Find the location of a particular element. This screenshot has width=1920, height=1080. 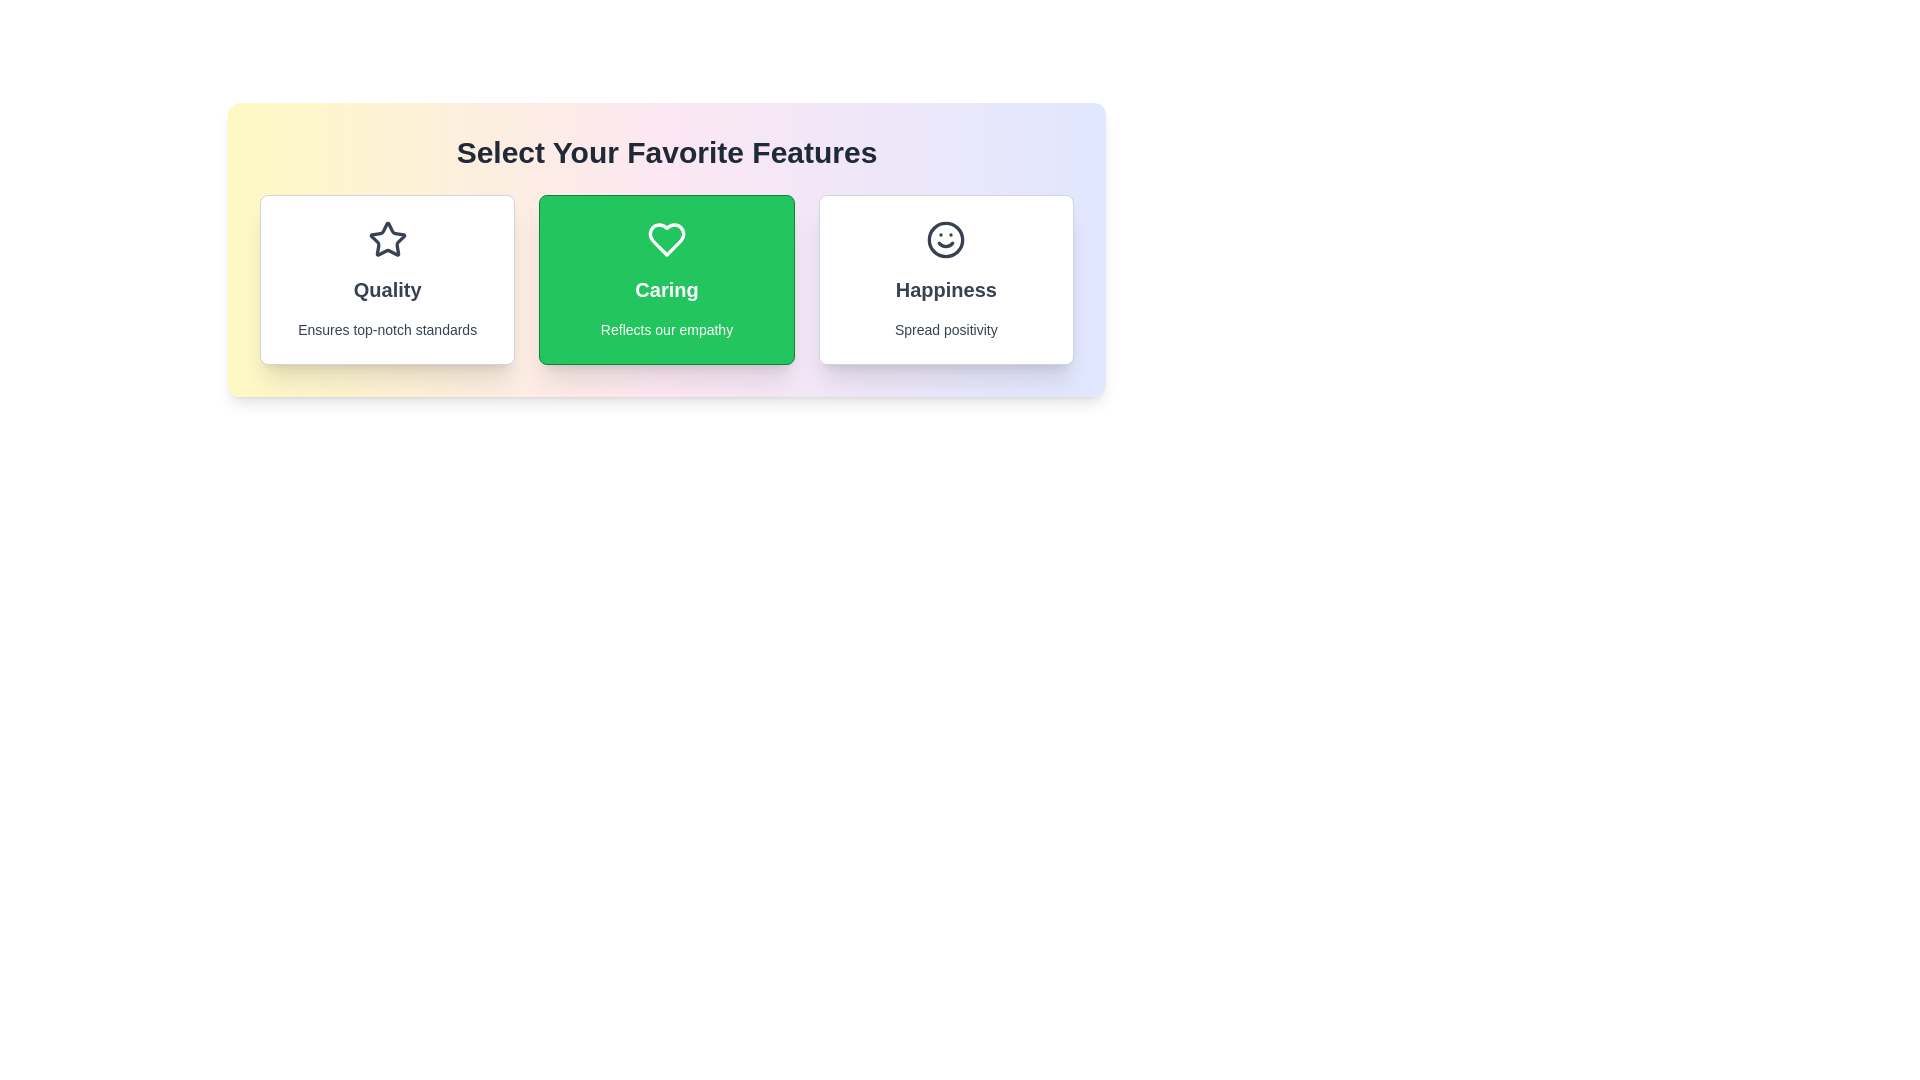

the feature card Quality by clicking on it is located at coordinates (387, 280).